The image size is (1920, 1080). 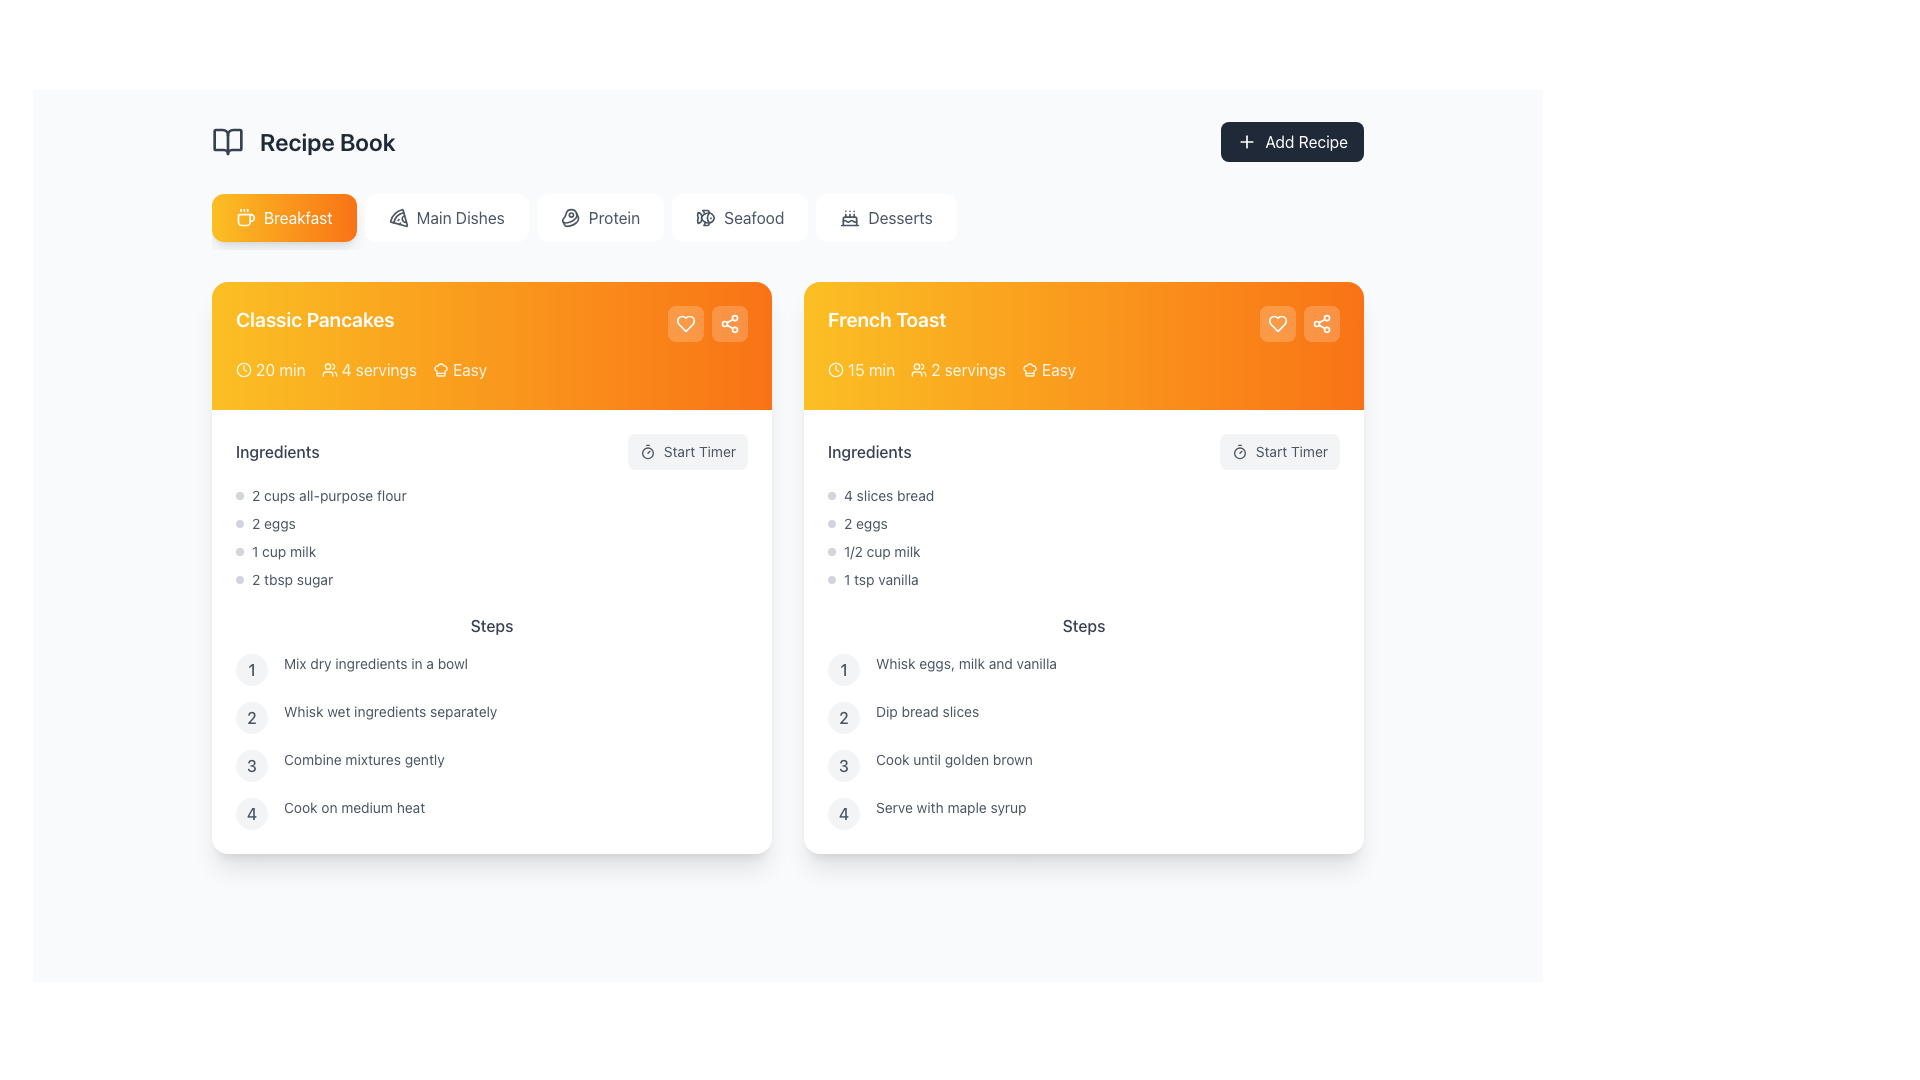 What do you see at coordinates (1278, 451) in the screenshot?
I see `the 'Start Timer' button, which features a stopwatch icon and is located to the right of the 'Ingredients' label in the 'French Toast' recipe section` at bounding box center [1278, 451].